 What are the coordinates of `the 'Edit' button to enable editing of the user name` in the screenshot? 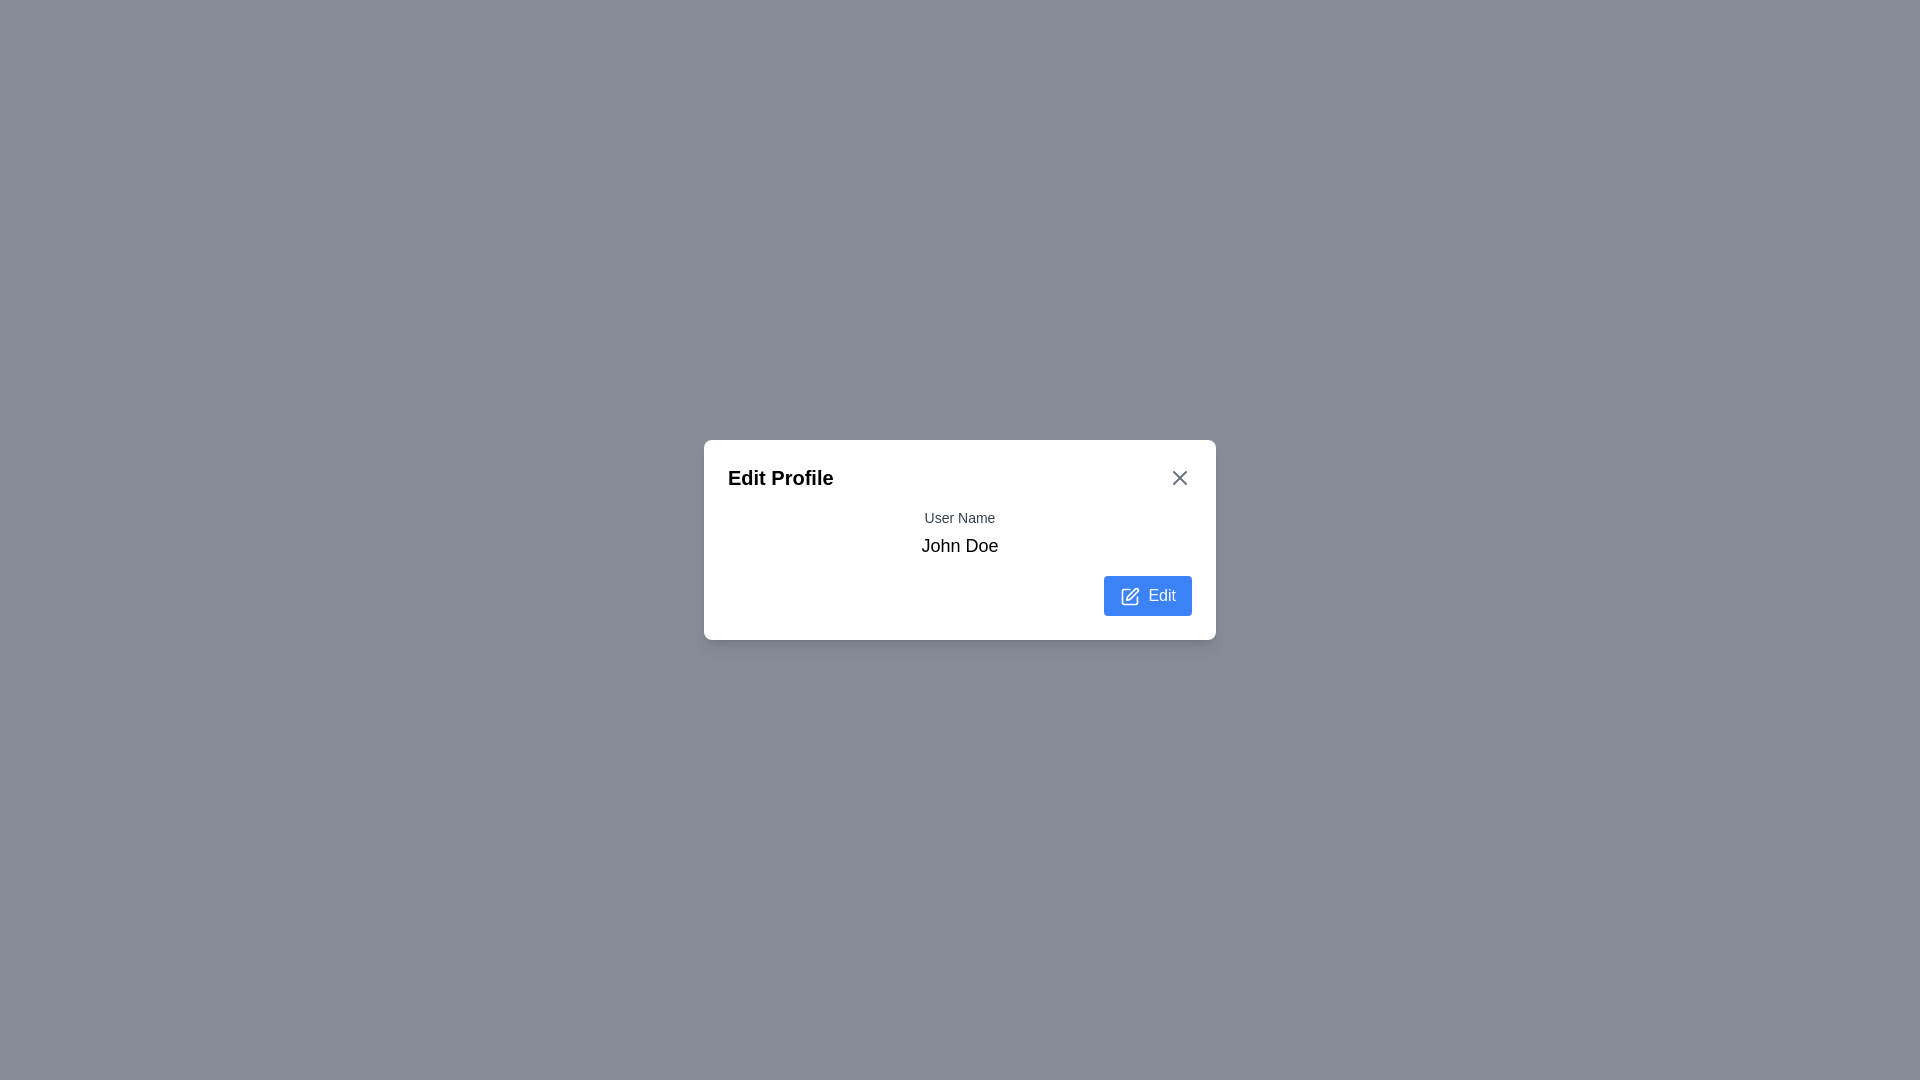 It's located at (1147, 595).